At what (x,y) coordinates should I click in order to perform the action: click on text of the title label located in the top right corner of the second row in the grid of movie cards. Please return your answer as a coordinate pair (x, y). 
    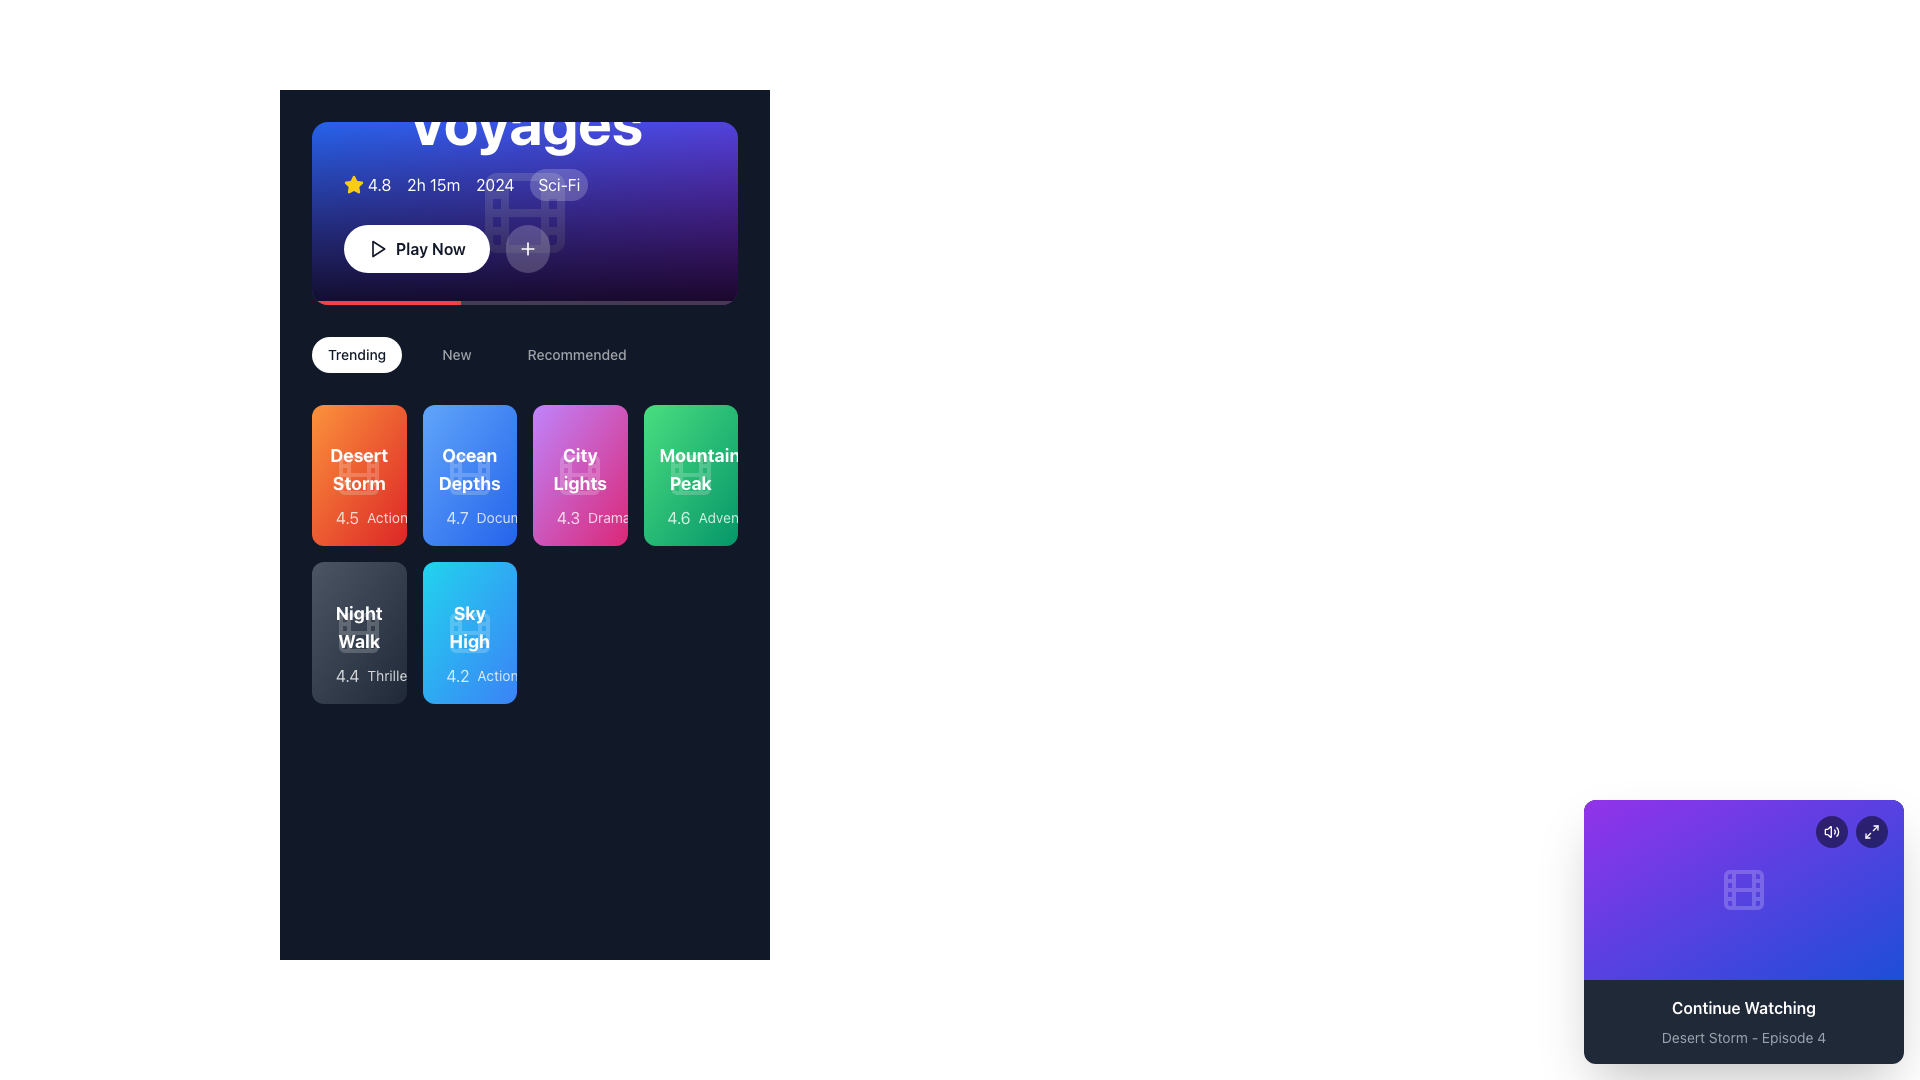
    Looking at the image, I should click on (690, 470).